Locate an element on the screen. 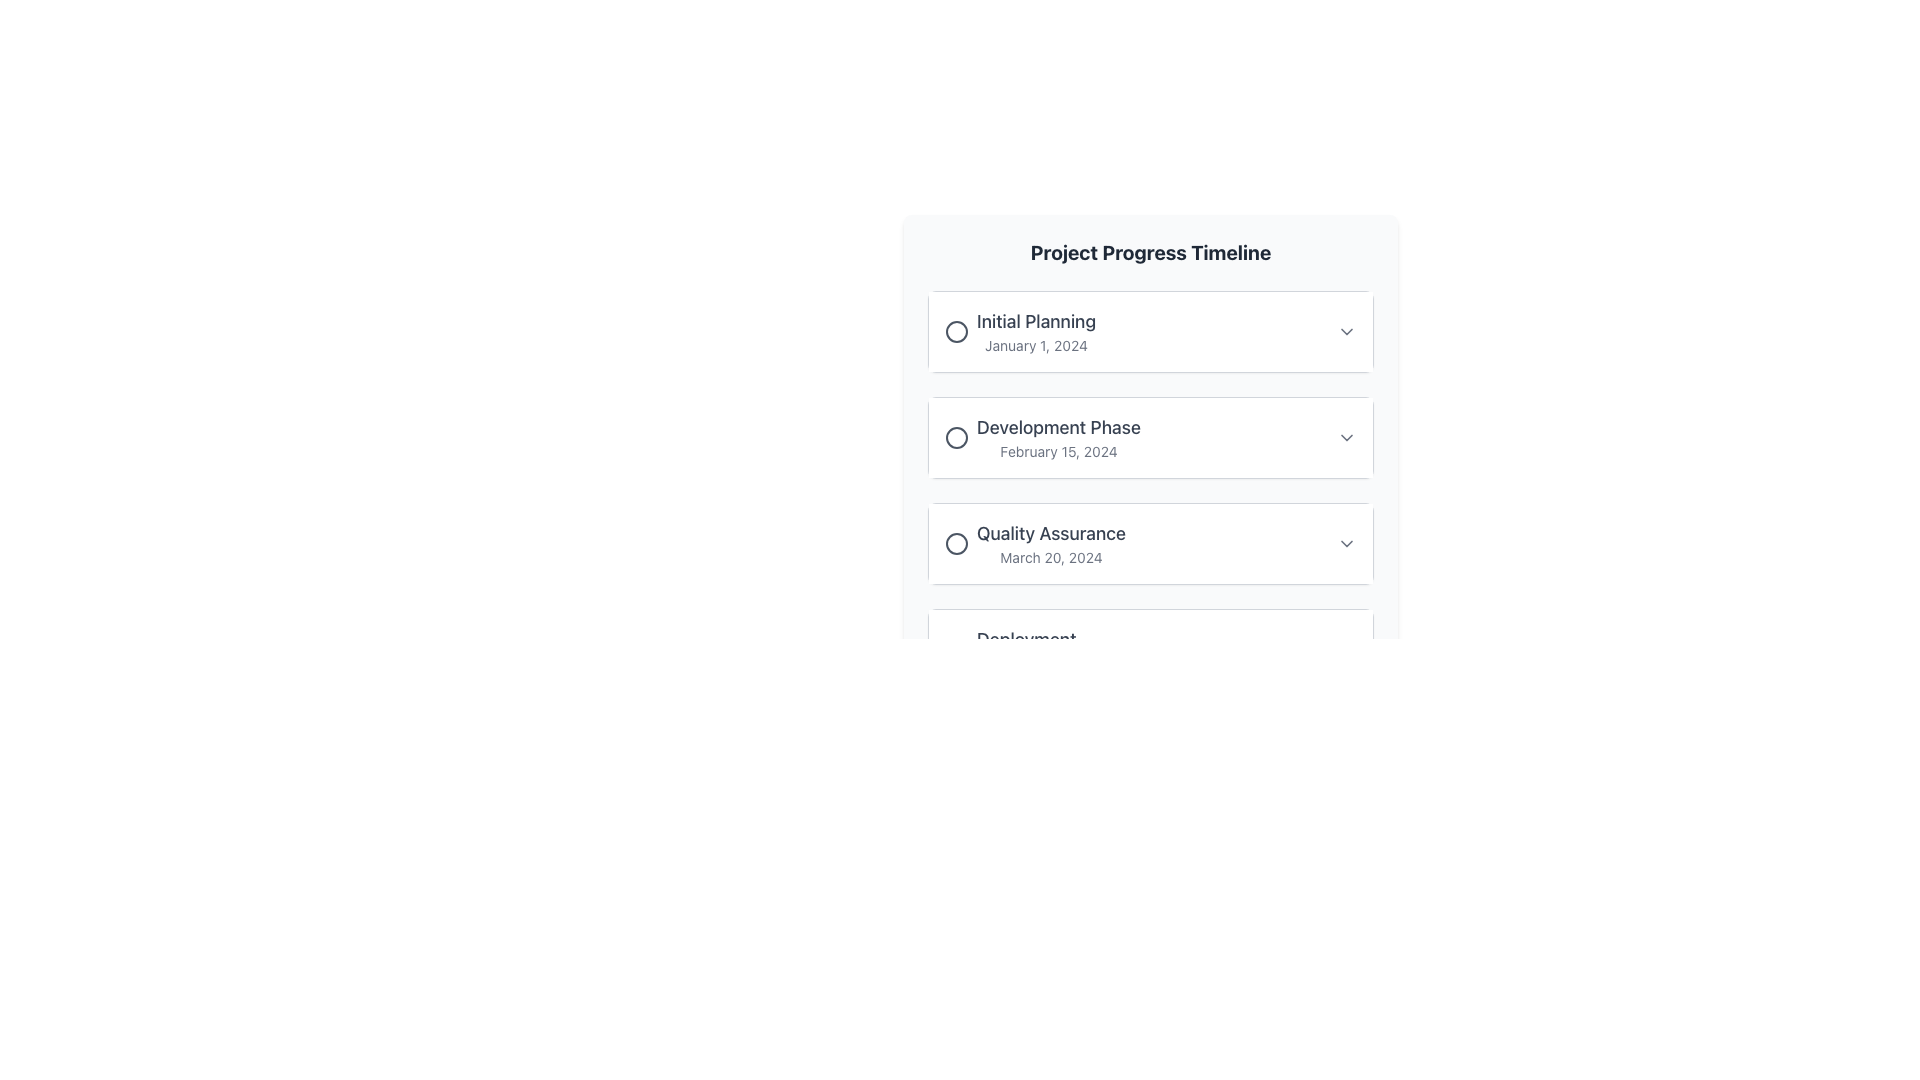  the 'Initial Planning' timeline entry in the 'Project Progress Timeline' section is located at coordinates (1151, 330).